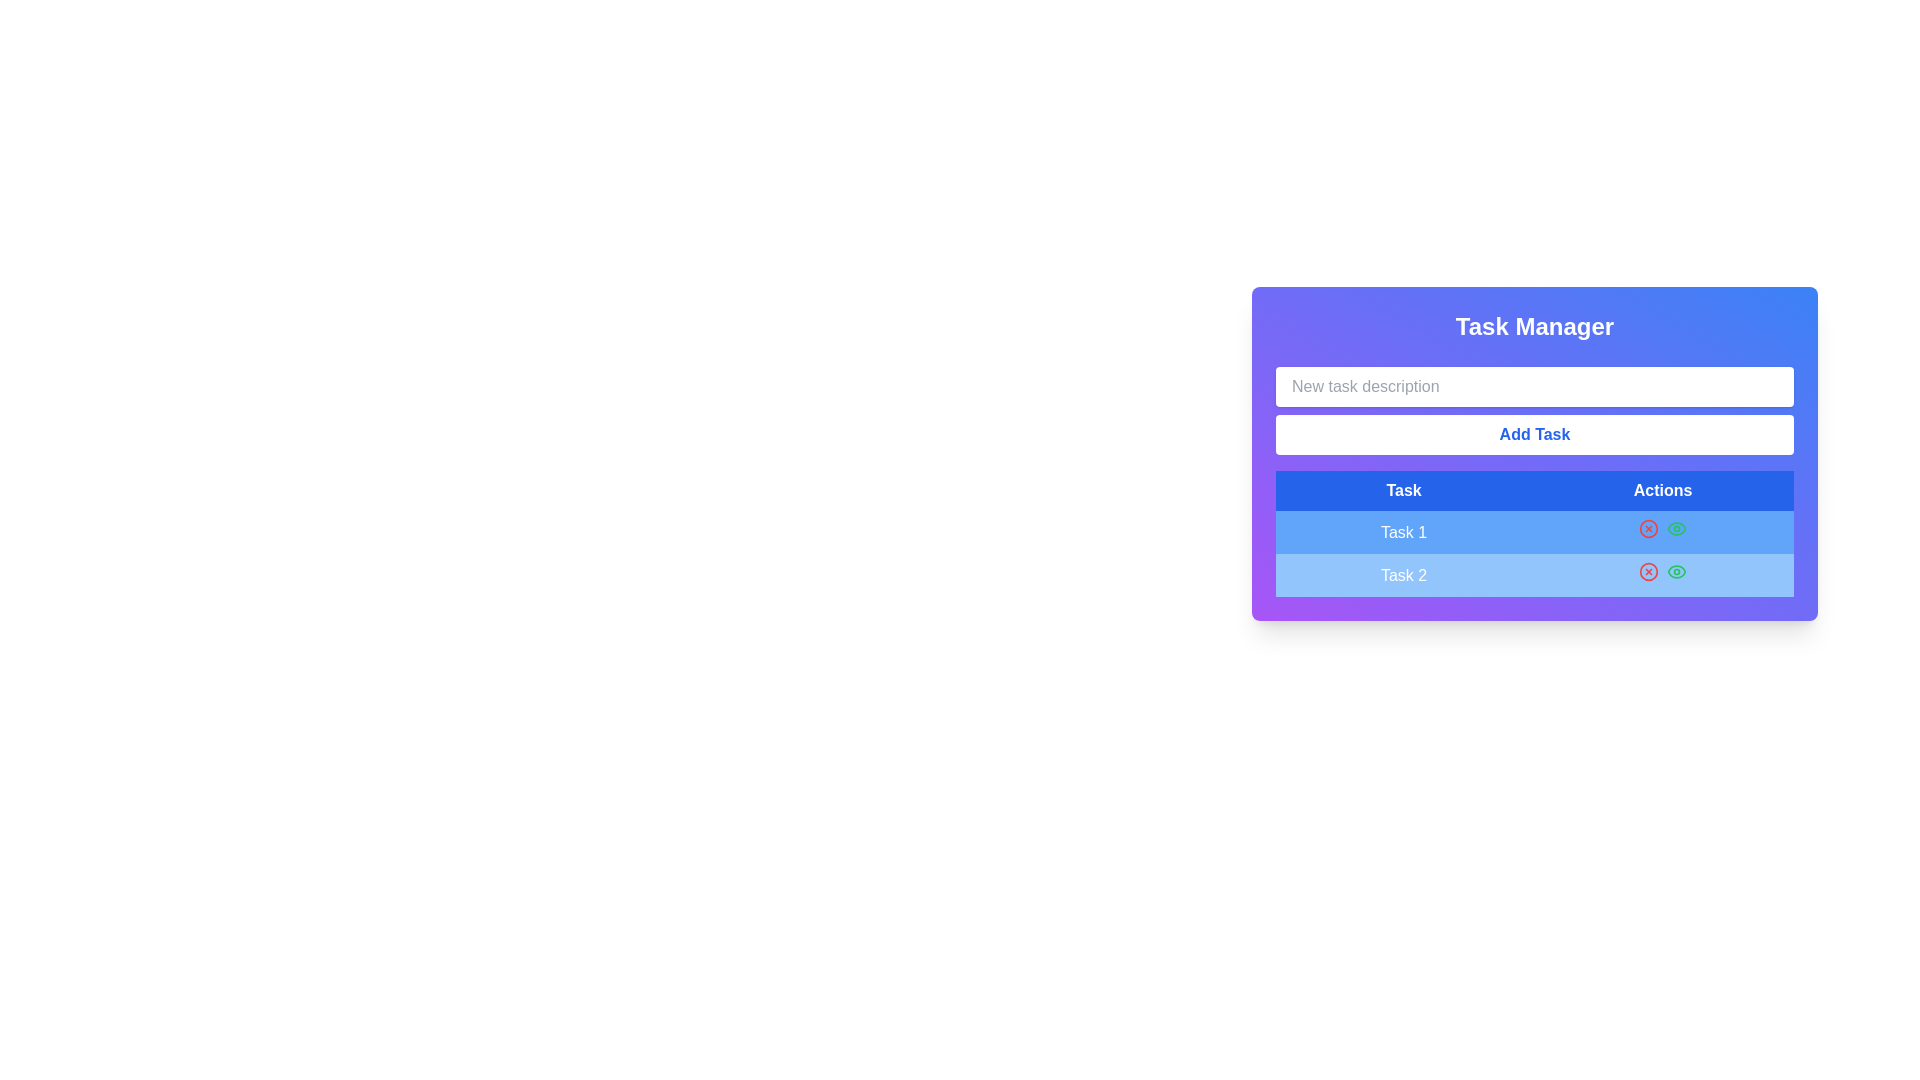 The image size is (1920, 1080). Describe the element at coordinates (1677, 527) in the screenshot. I see `the green eye icon button located to the right of the 'Task 2' entry in the task manager interface` at that location.